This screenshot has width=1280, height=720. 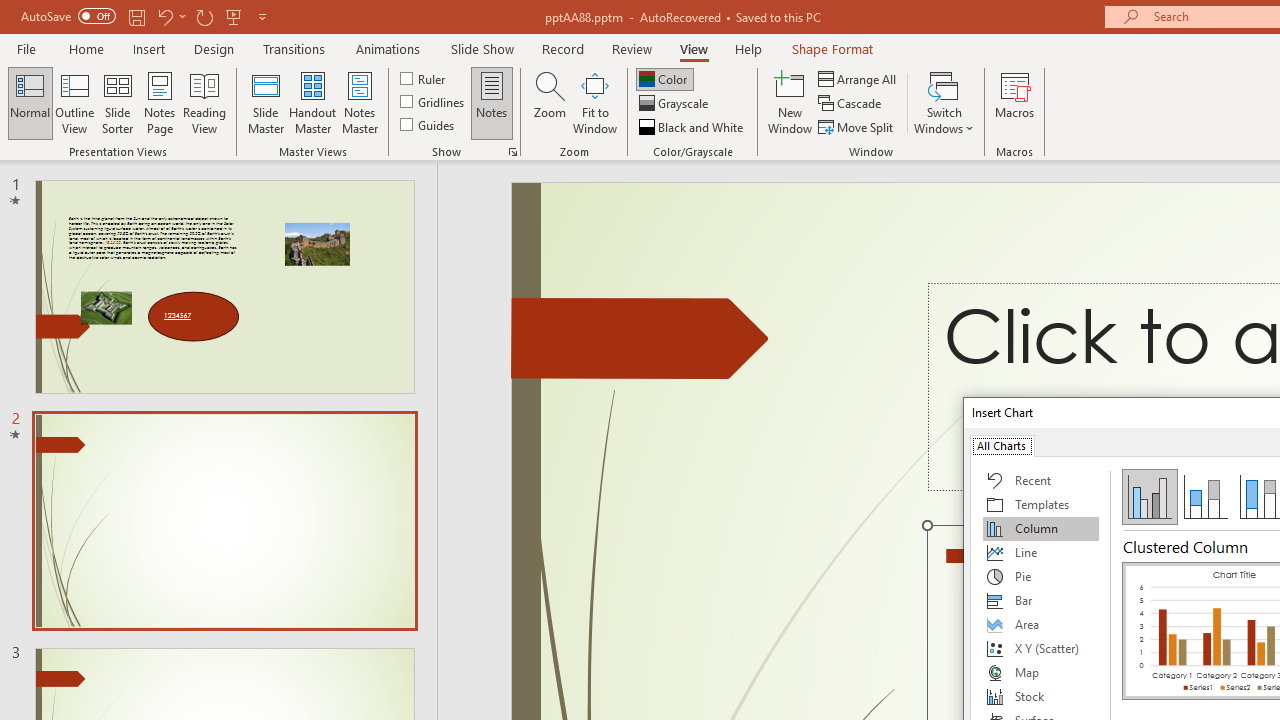 What do you see at coordinates (423, 77) in the screenshot?
I see `'Ruler'` at bounding box center [423, 77].